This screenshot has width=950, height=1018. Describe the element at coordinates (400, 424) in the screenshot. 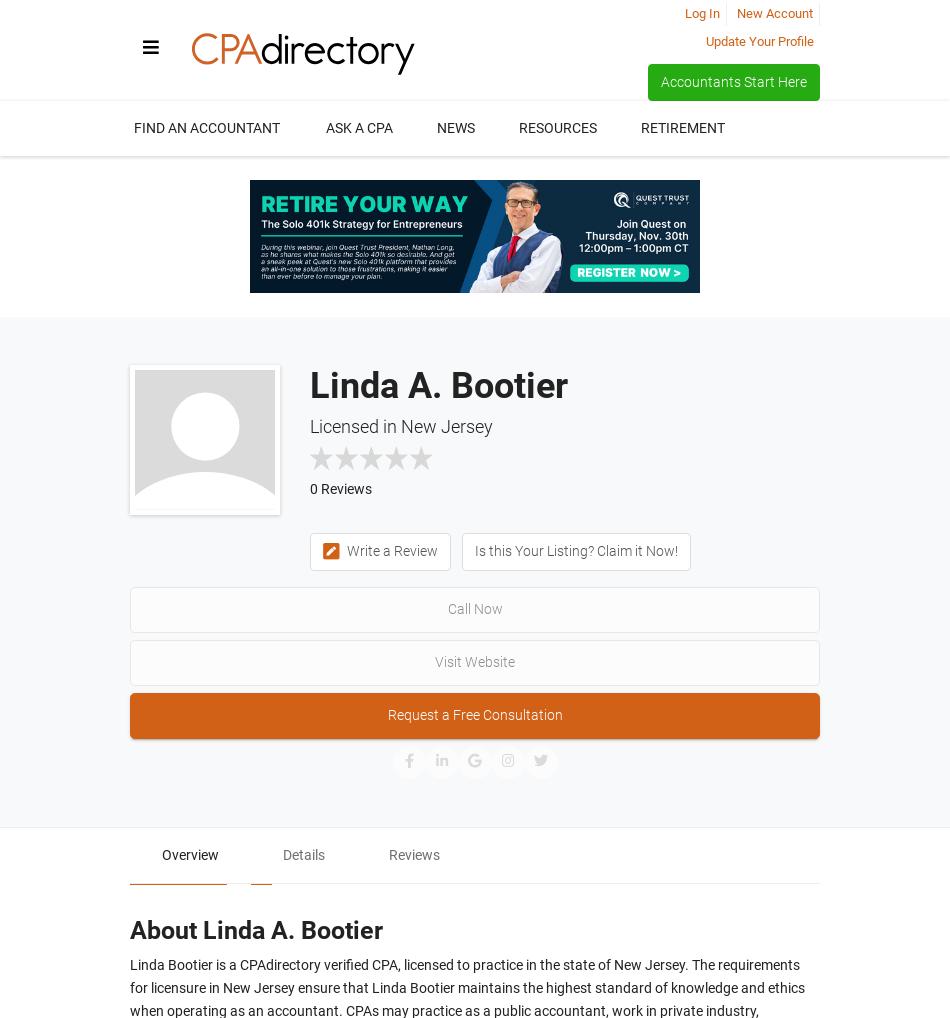

I see `'Licensed in New Jersey'` at that location.